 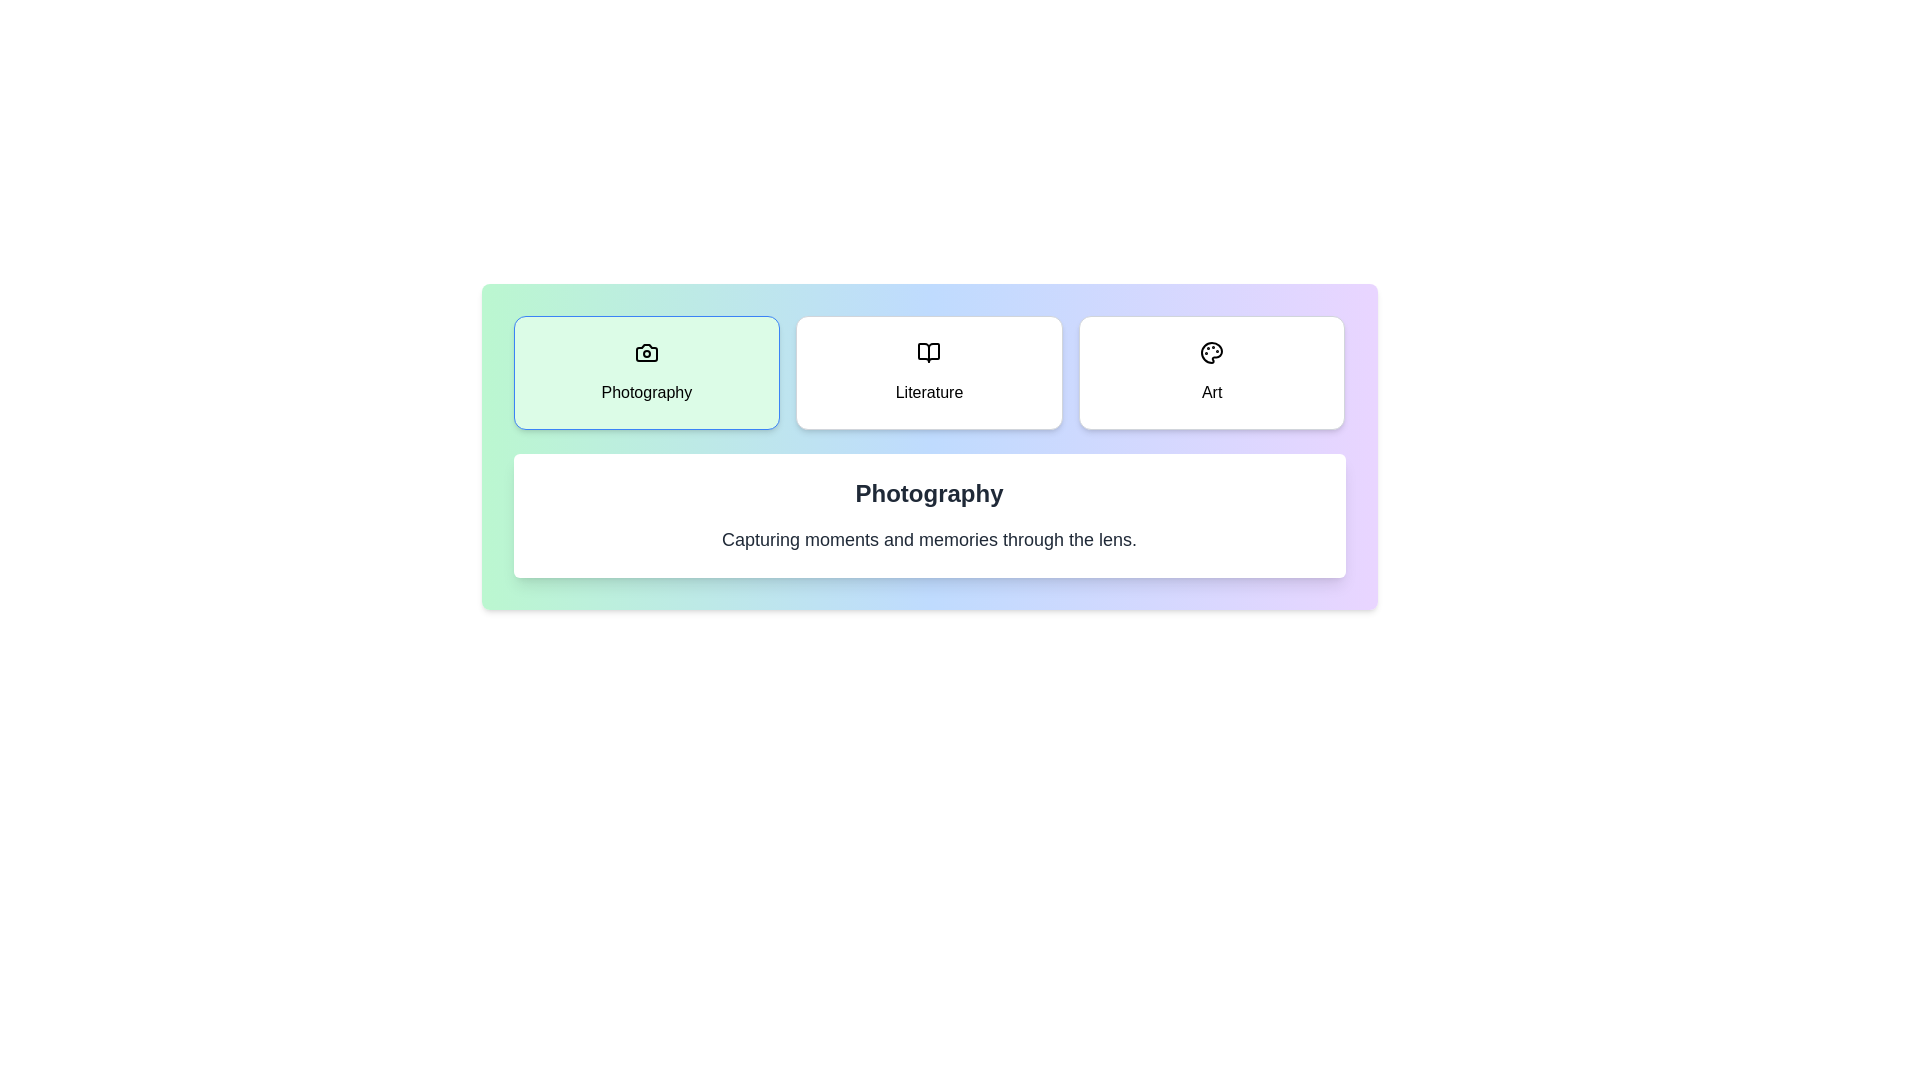 I want to click on the camera body section of the camera icon, which is an outlined rectangle positioned within the green card labeled 'Photography', so click(x=646, y=352).